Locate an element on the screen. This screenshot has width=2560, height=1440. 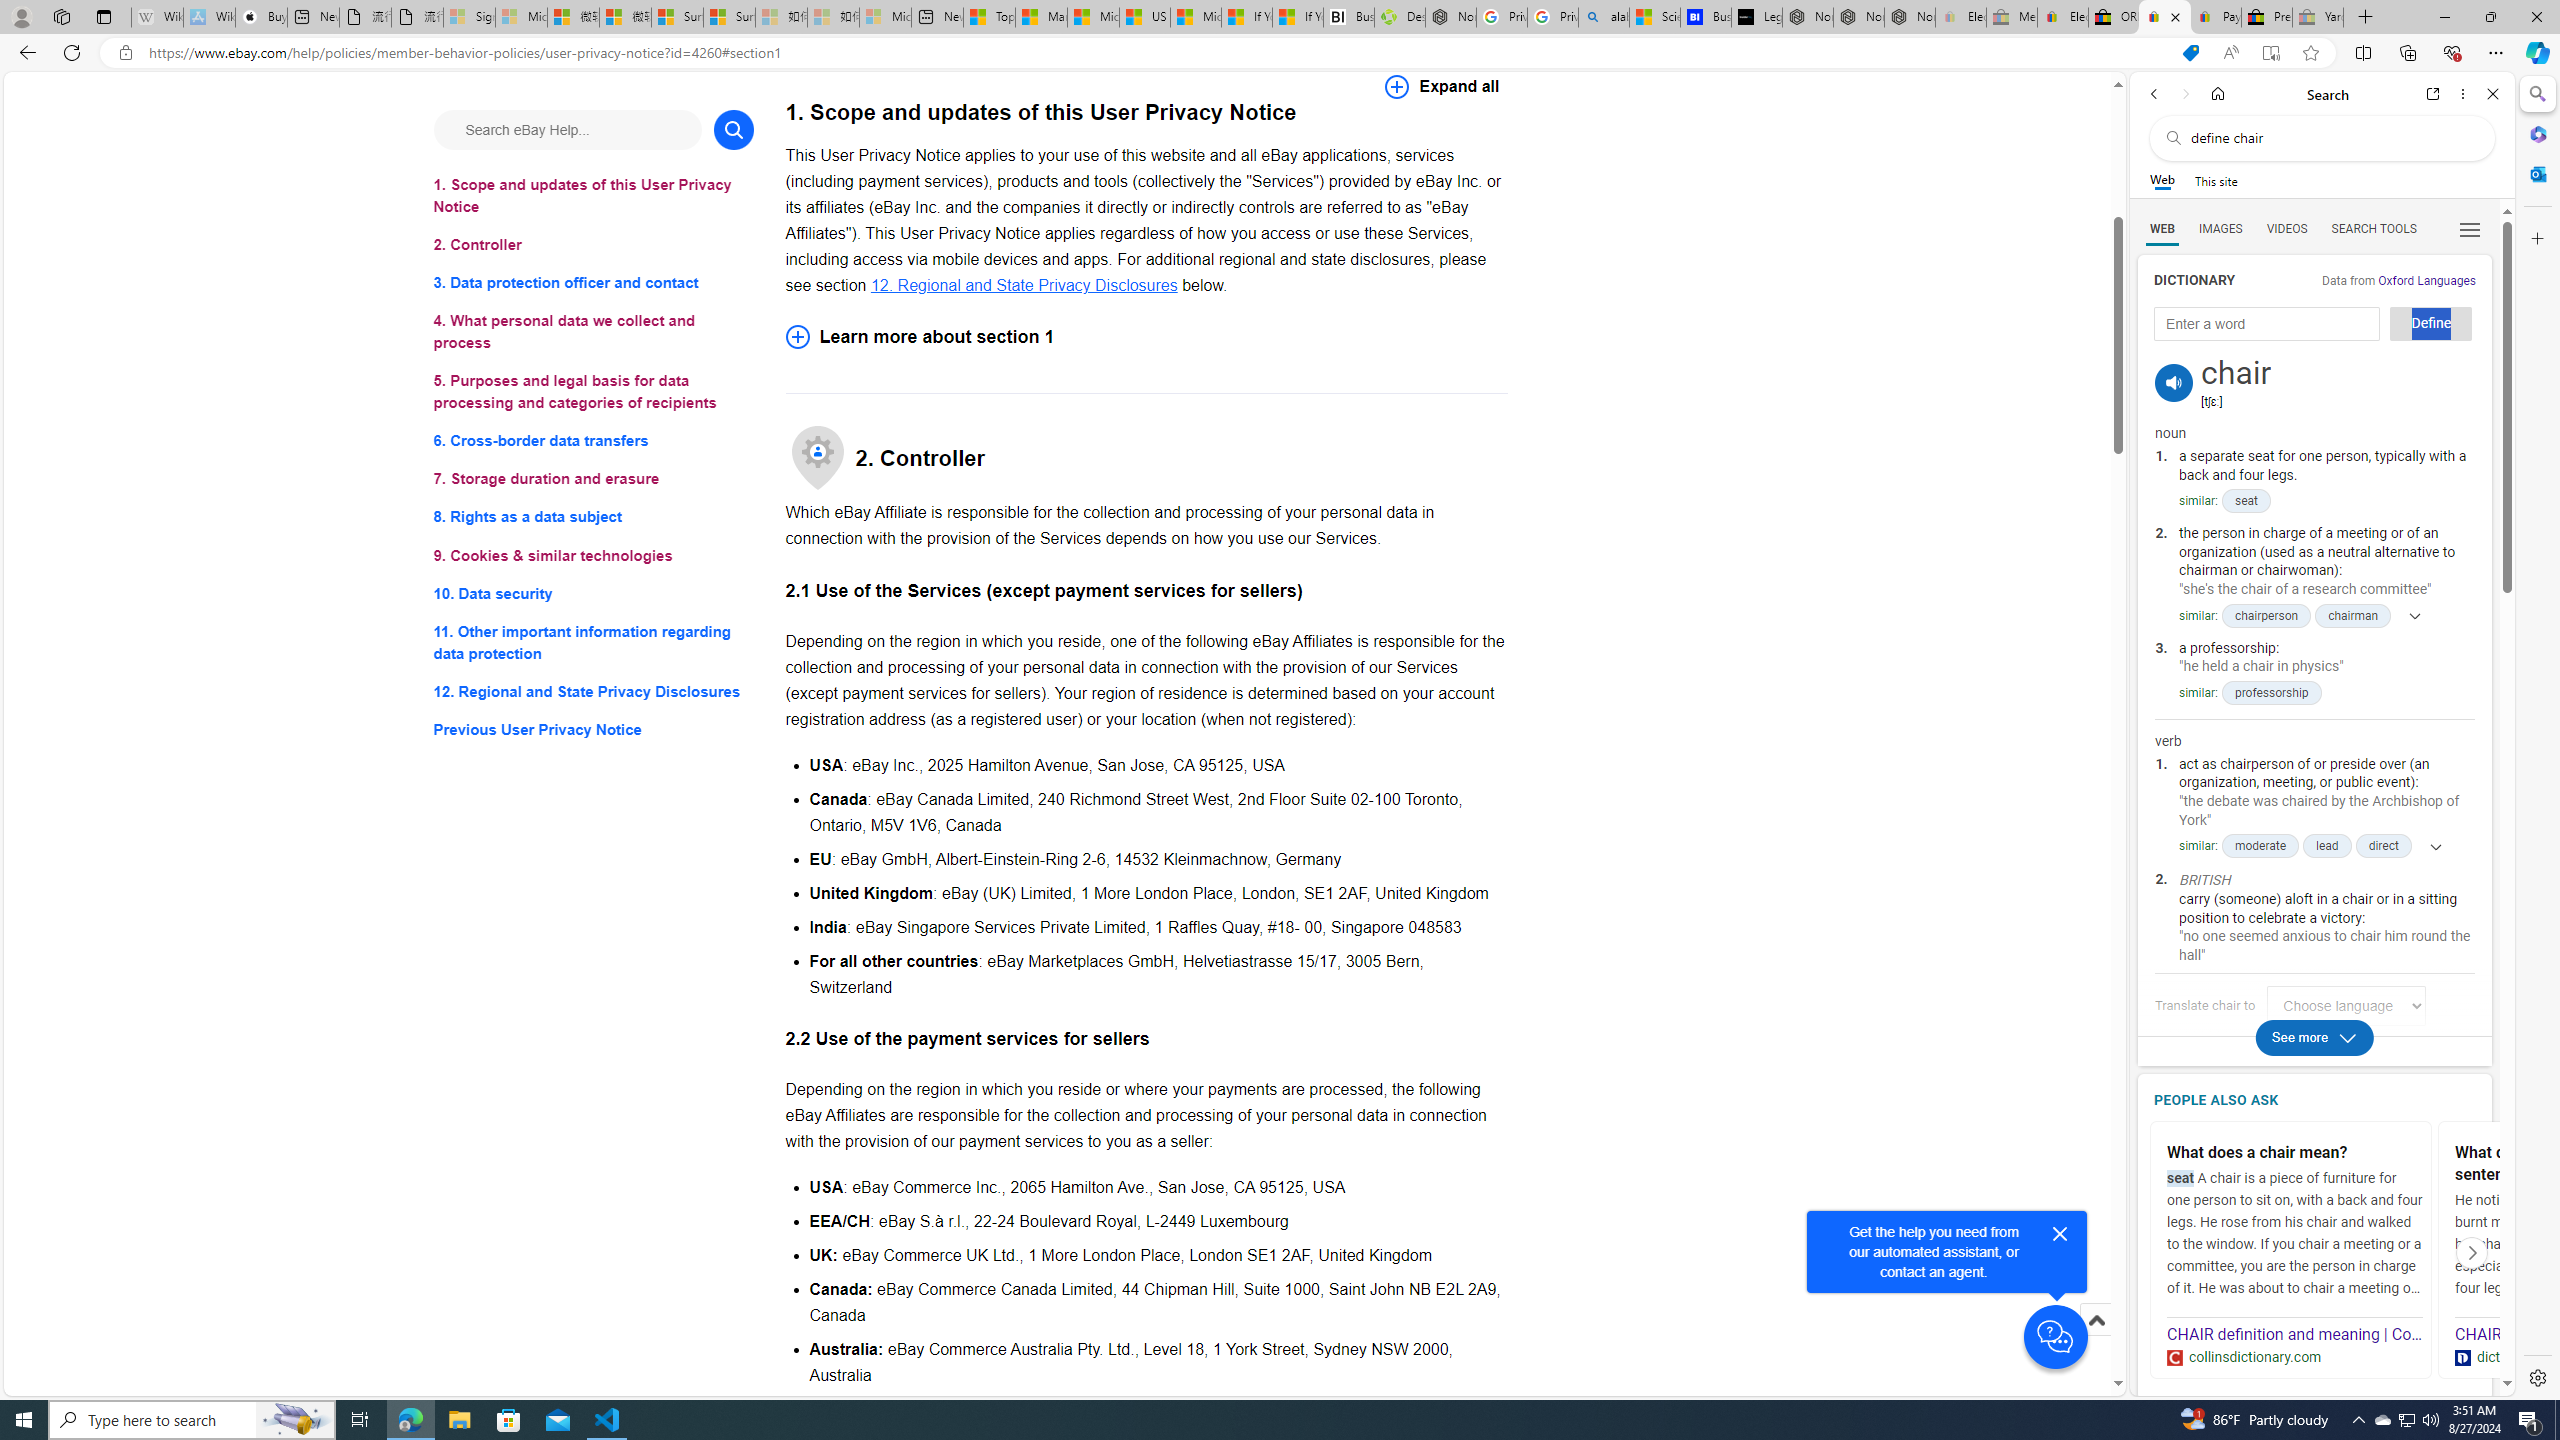
'4. What personal data we collect and process' is located at coordinates (592, 332).